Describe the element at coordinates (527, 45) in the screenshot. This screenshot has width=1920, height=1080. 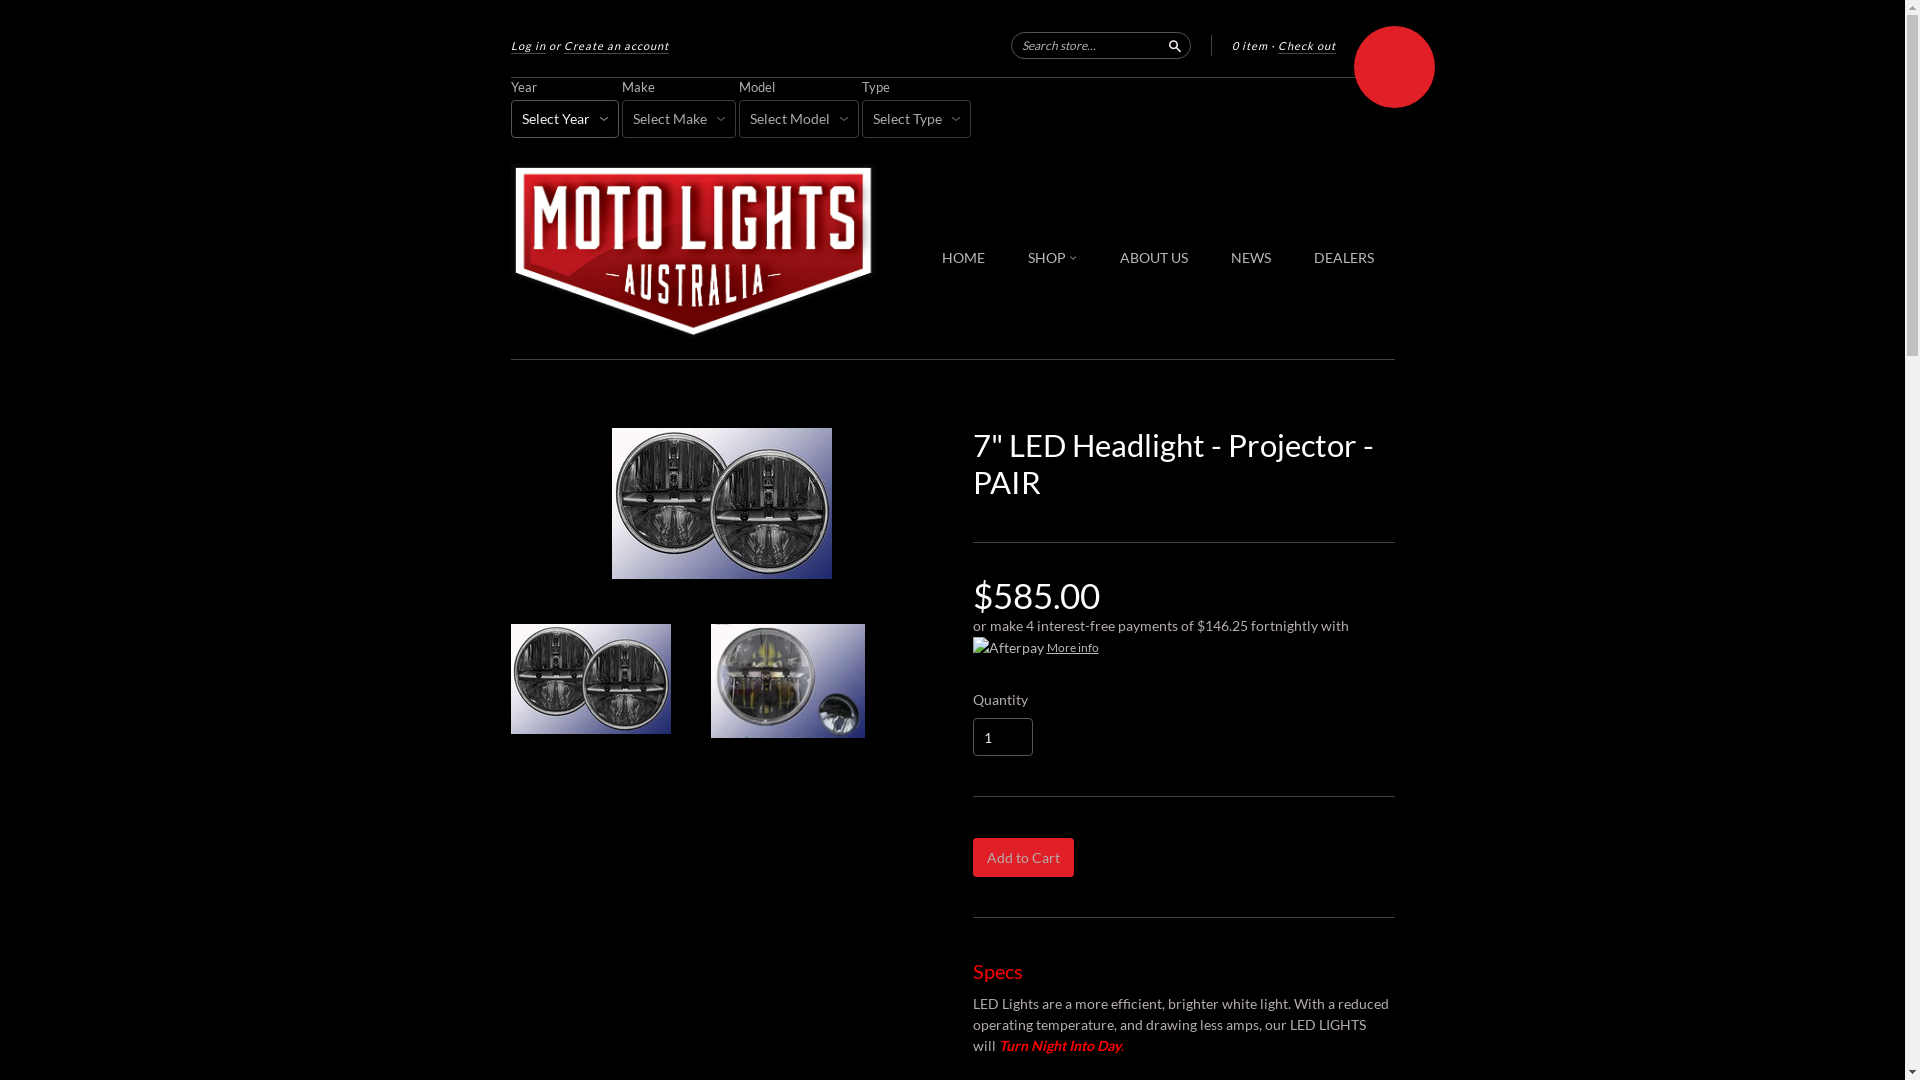
I see `'Log in'` at that location.